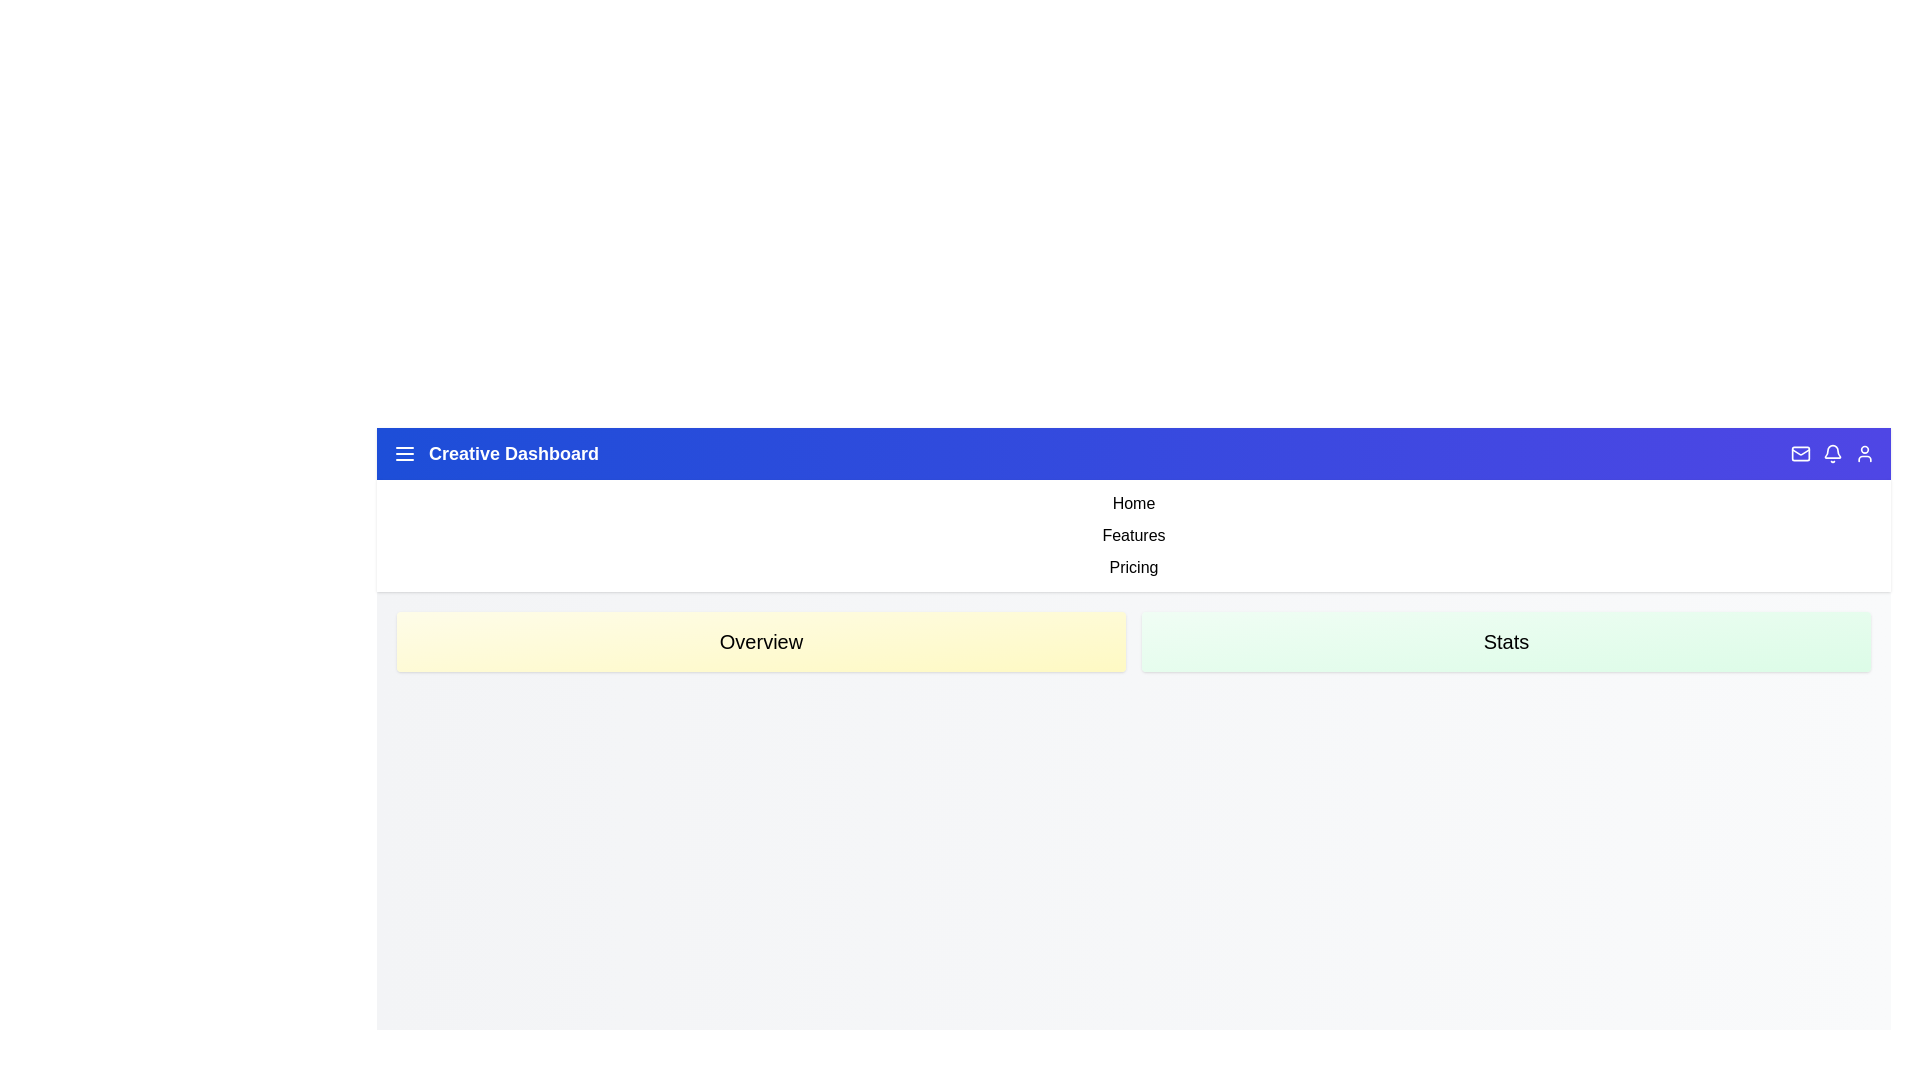  What do you see at coordinates (1133, 503) in the screenshot?
I see `the link corresponding to Home to navigate to the respective section` at bounding box center [1133, 503].